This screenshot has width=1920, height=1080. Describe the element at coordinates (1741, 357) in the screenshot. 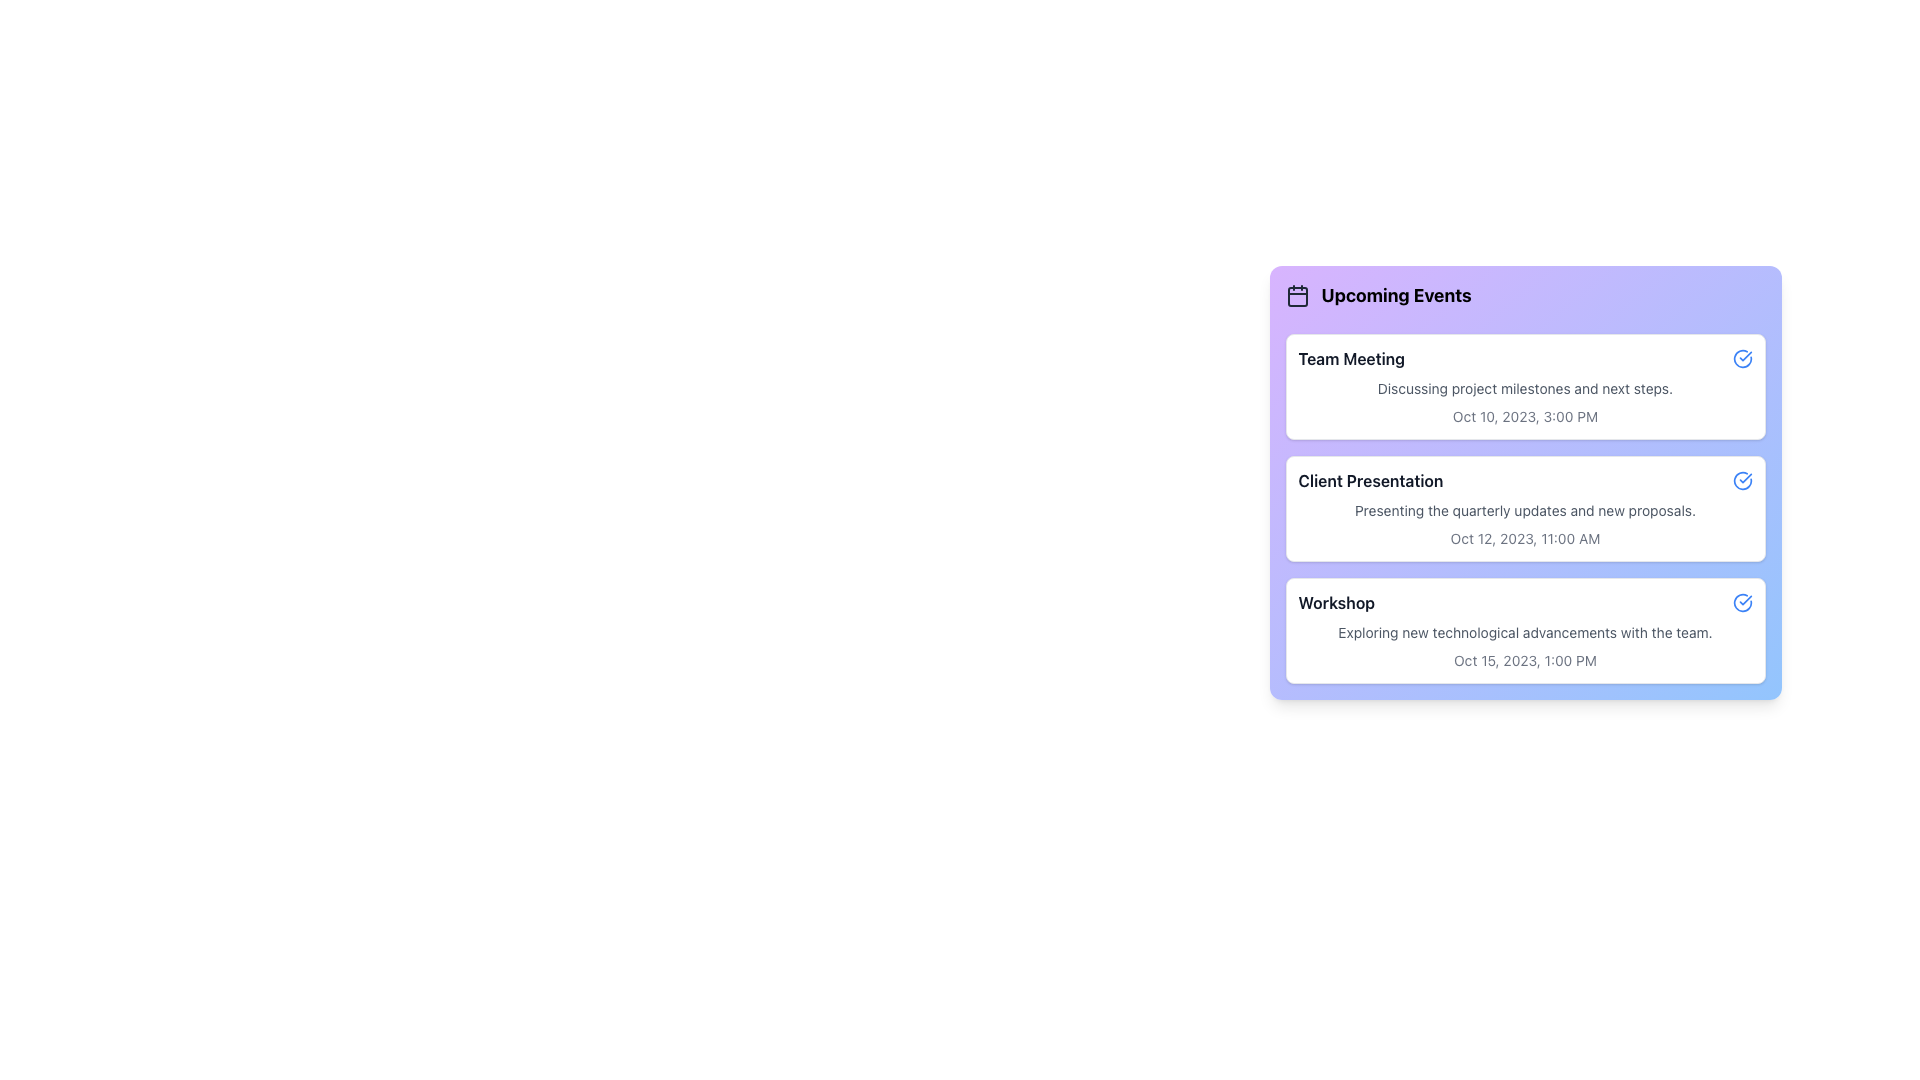

I see `the circular notification icon located in the top-right corner of the 'Team Meeting' section within the 'Upcoming Events' panel` at that location.